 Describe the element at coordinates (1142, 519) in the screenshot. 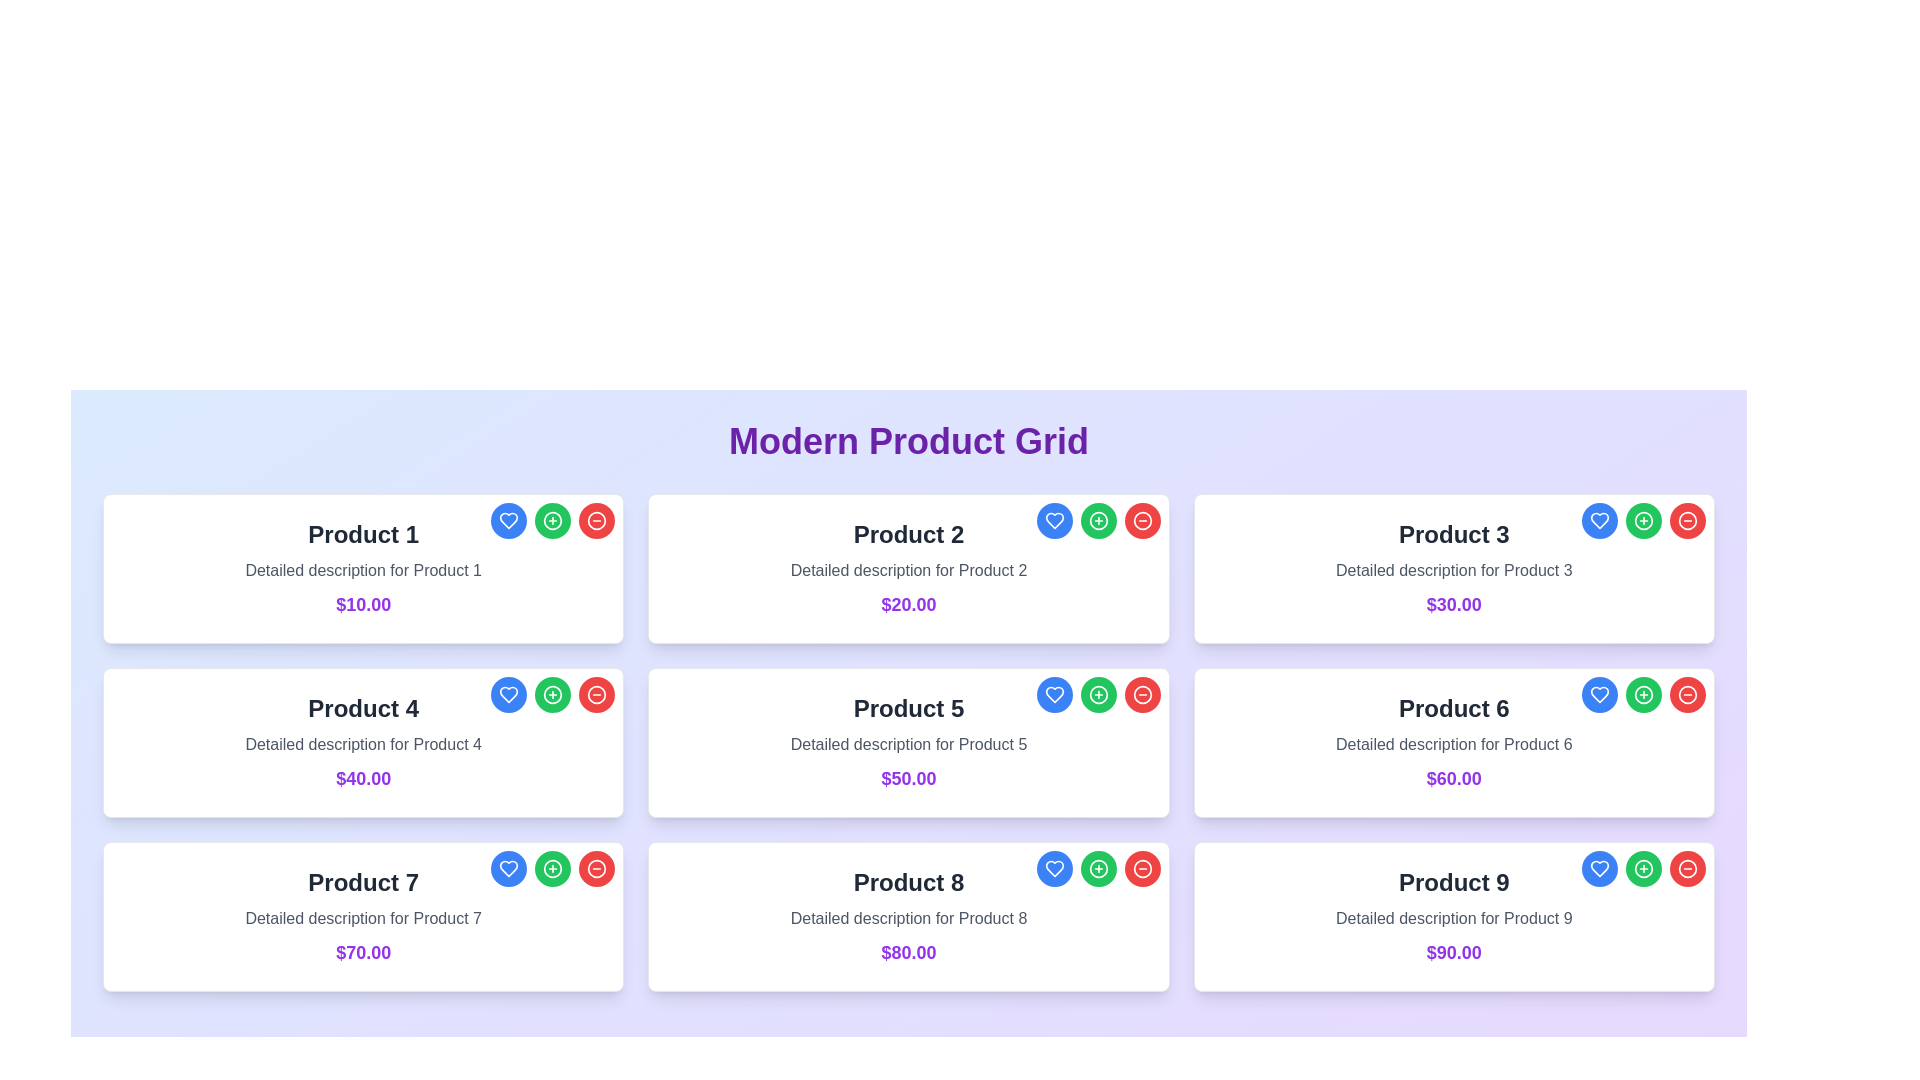

I see `the red circular graphical element with a '+' sign, part of the controls for 'Product 5' in the top-right corner of the product card` at that location.